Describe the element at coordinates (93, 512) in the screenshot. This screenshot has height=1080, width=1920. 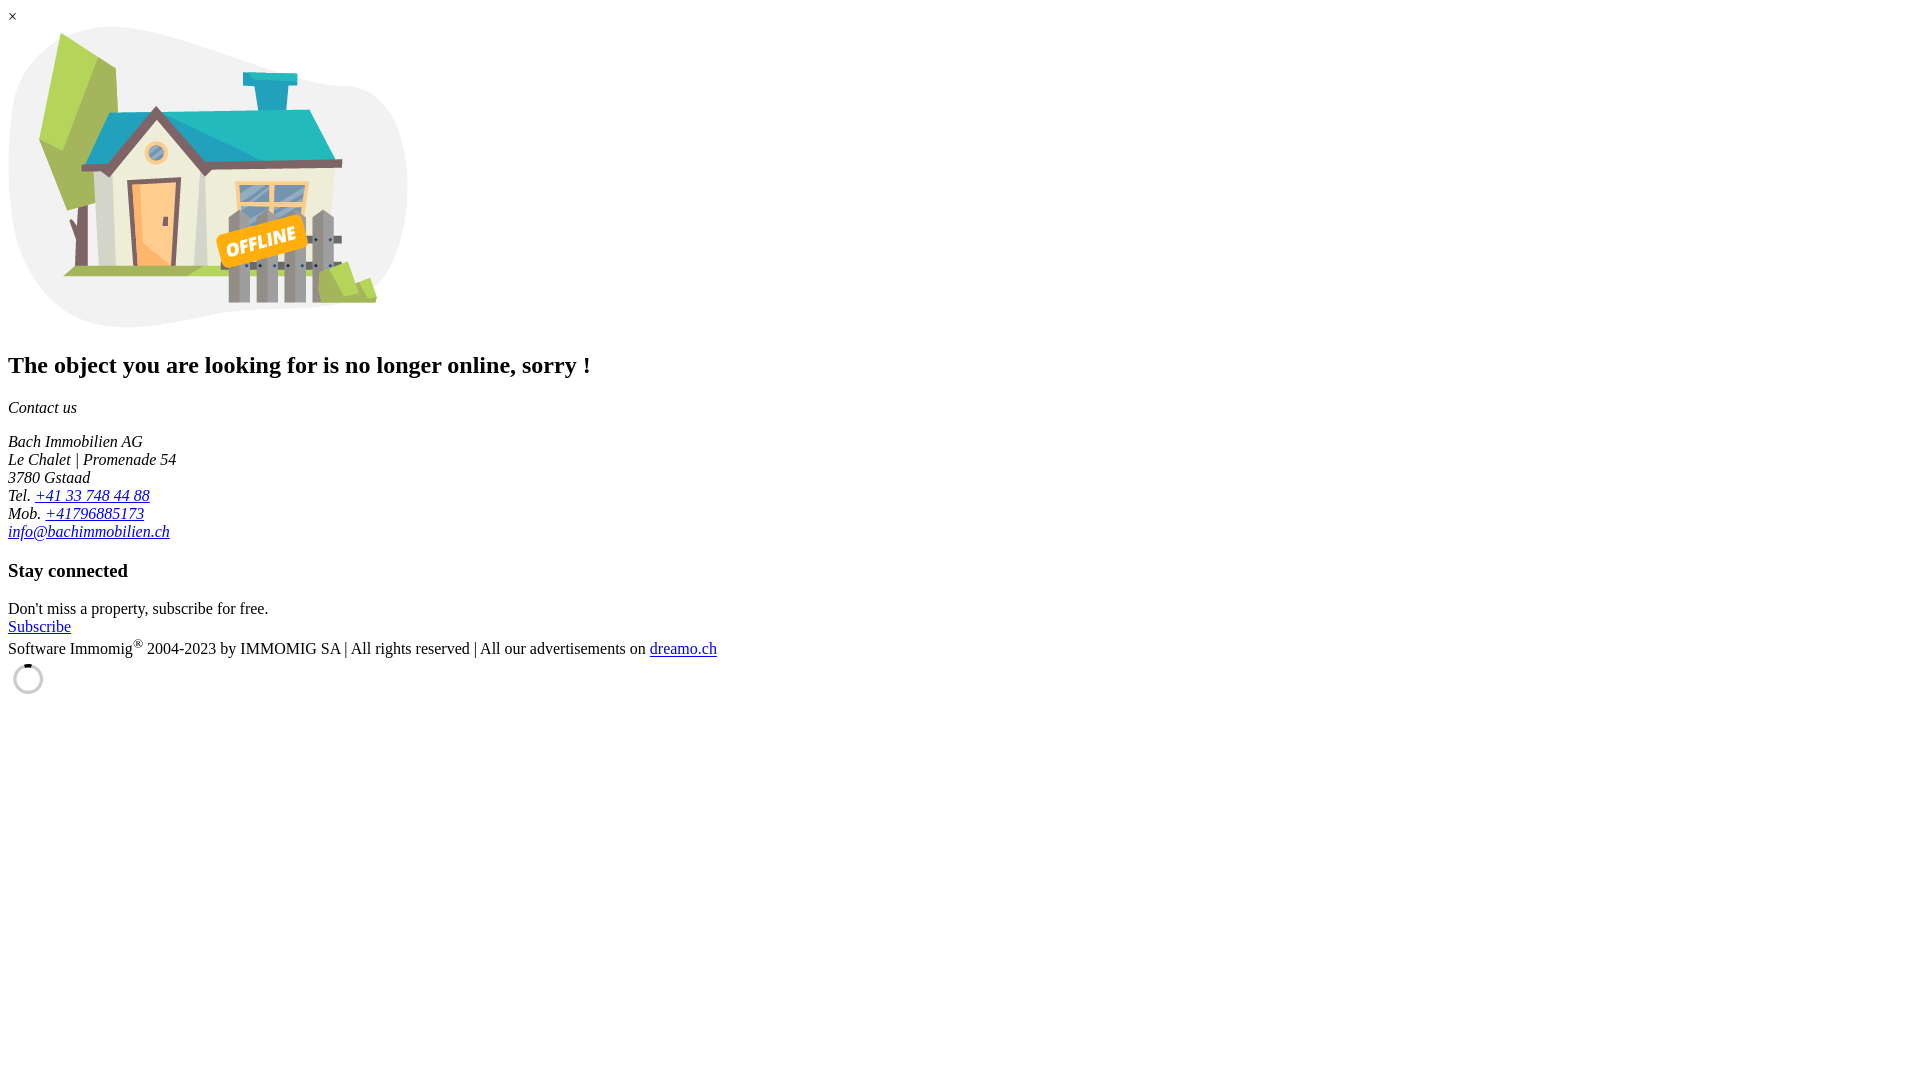
I see `'+41796885173'` at that location.